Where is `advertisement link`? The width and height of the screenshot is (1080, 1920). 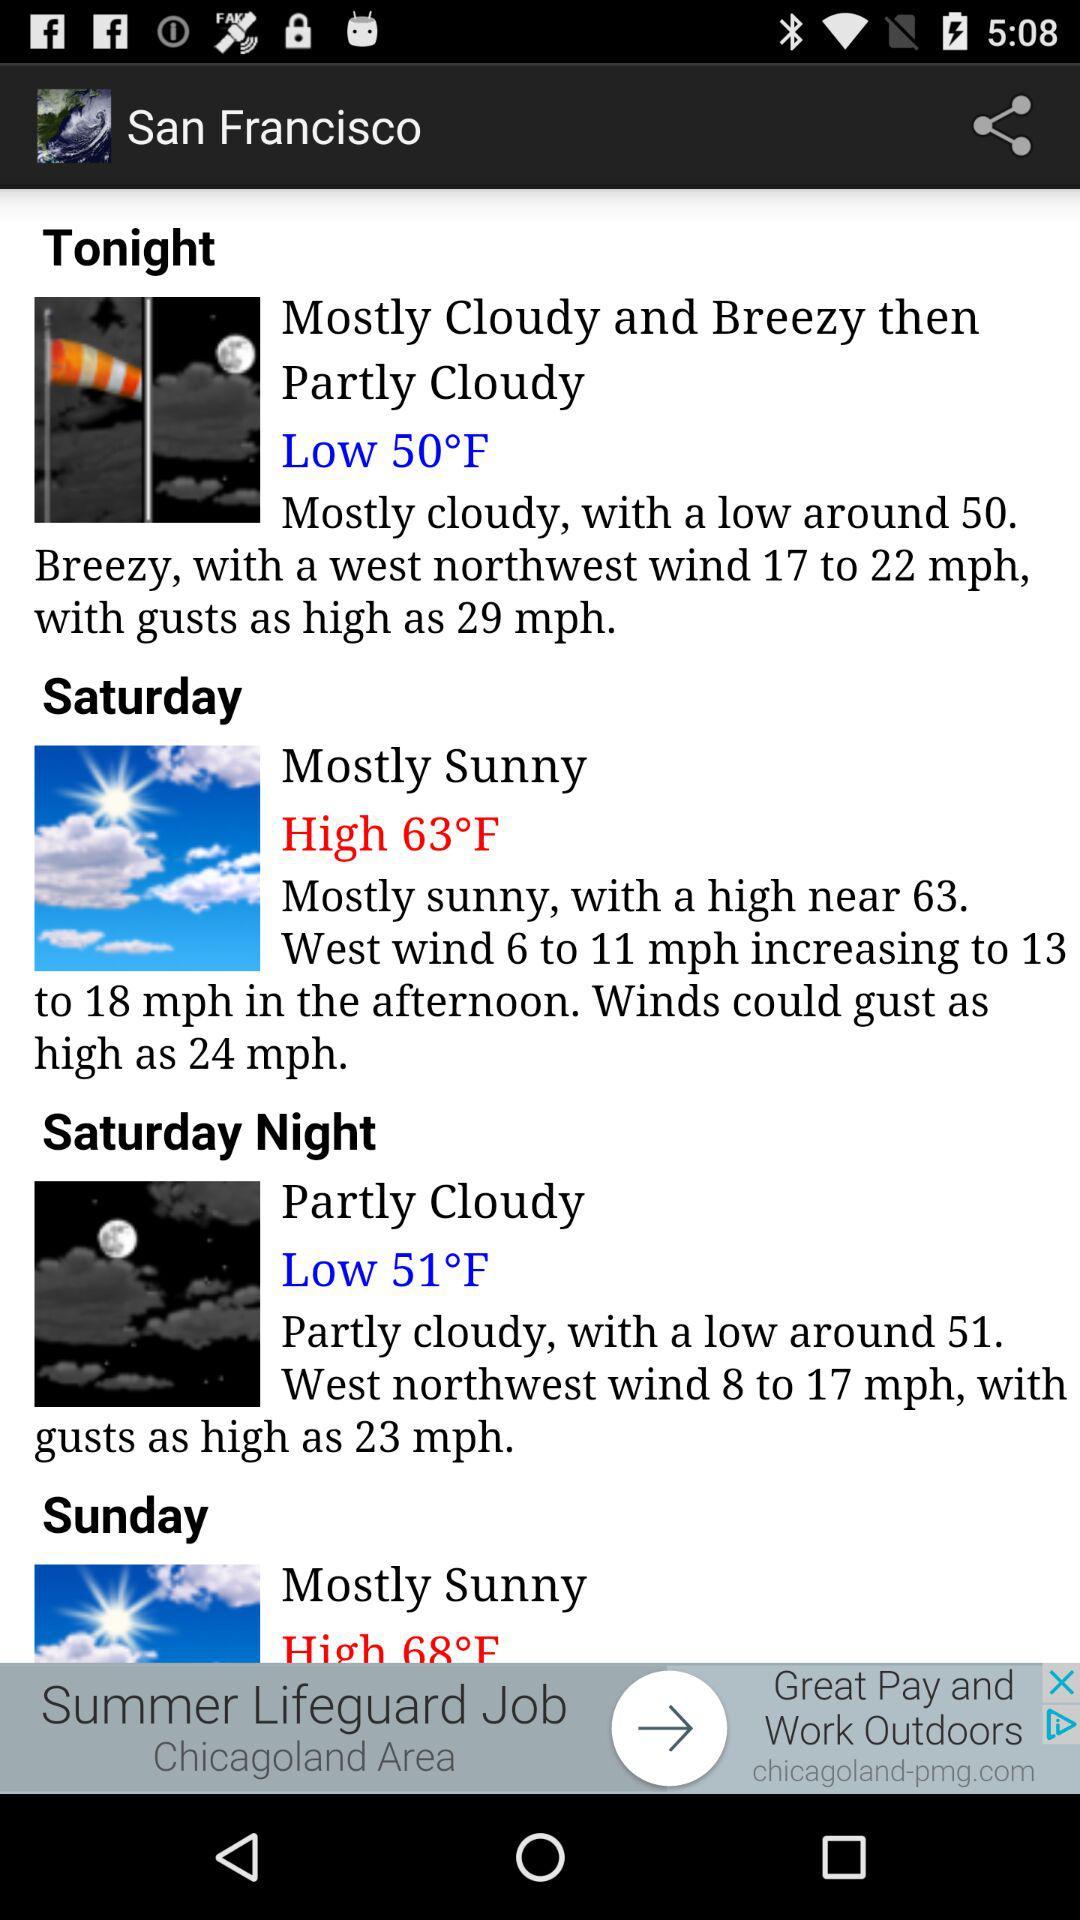
advertisement link is located at coordinates (540, 1727).